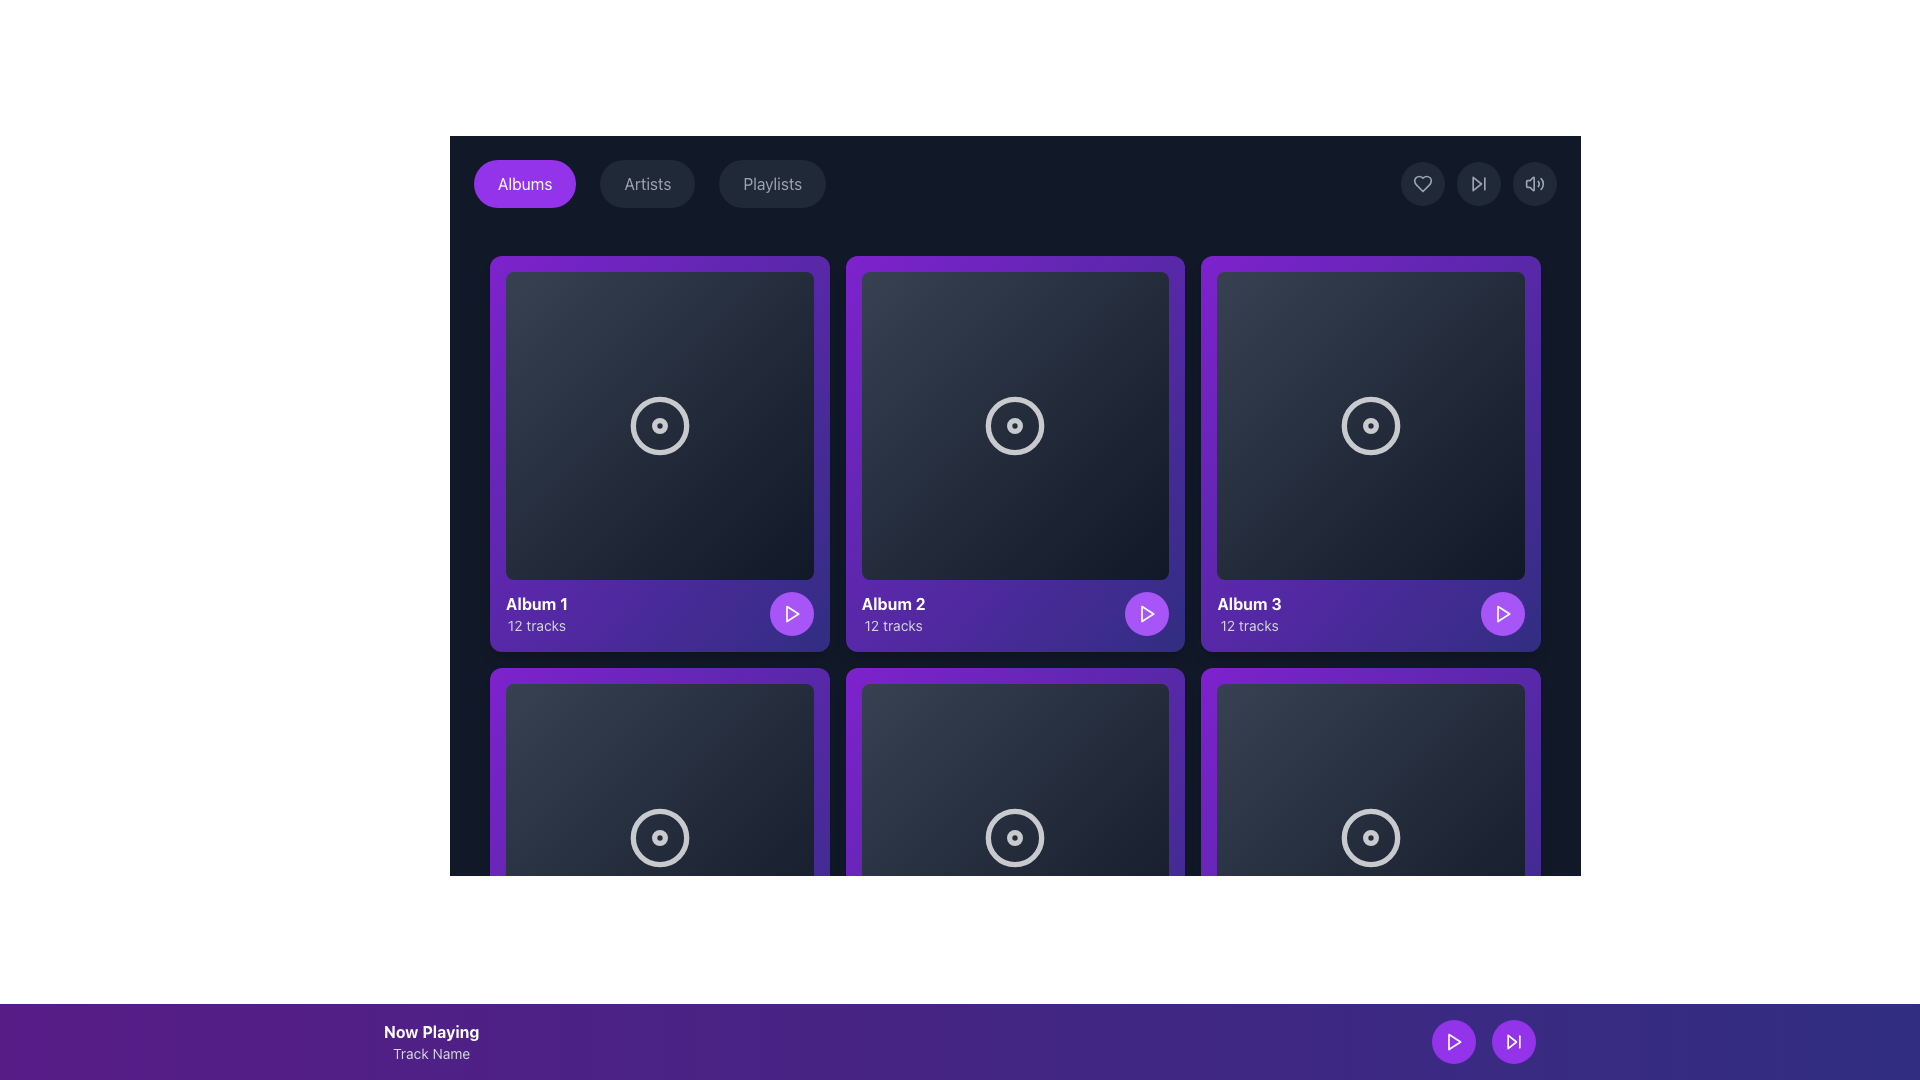 This screenshot has width=1920, height=1080. I want to click on the circular button with a dark gray background and a white forward skip arrow icon, which is the second button in a horizontal row of three buttons located in the upper-right corner of the interface, so click(1478, 184).